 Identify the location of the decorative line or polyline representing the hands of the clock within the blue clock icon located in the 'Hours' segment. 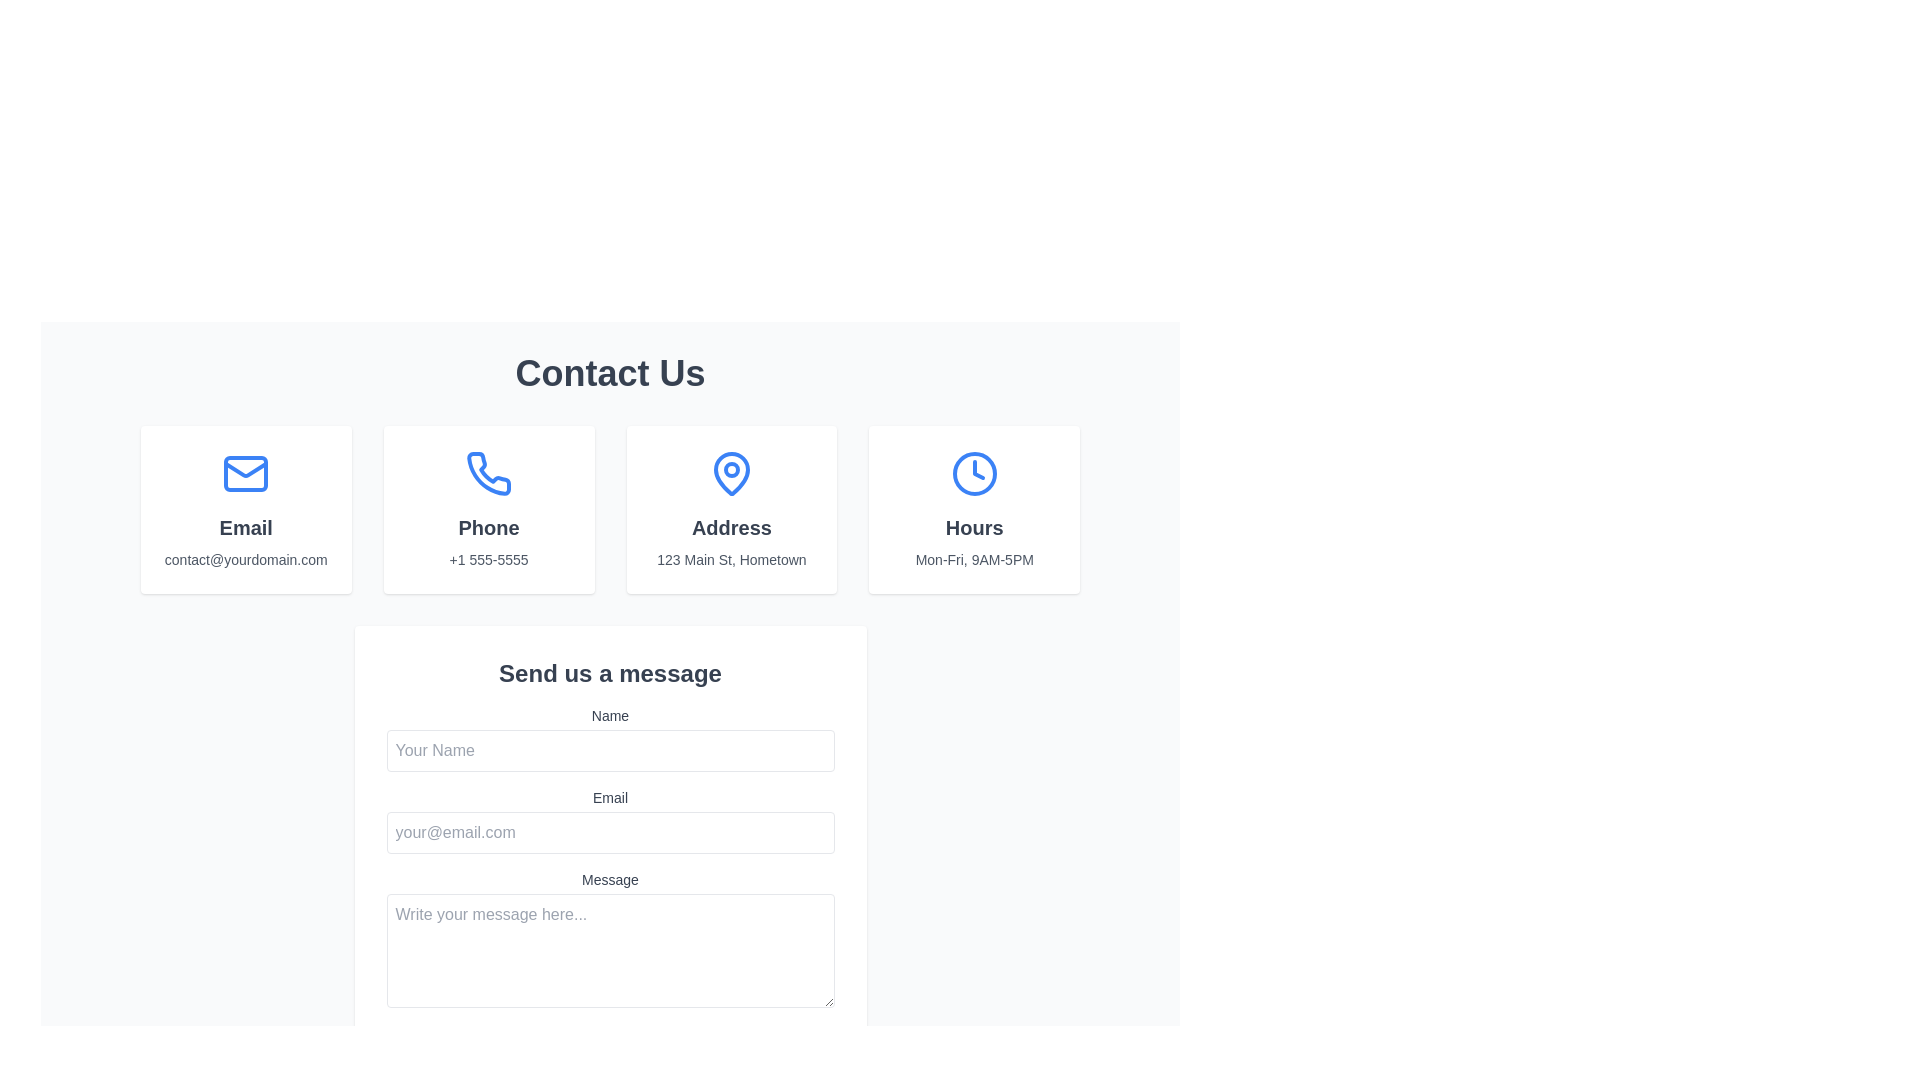
(978, 470).